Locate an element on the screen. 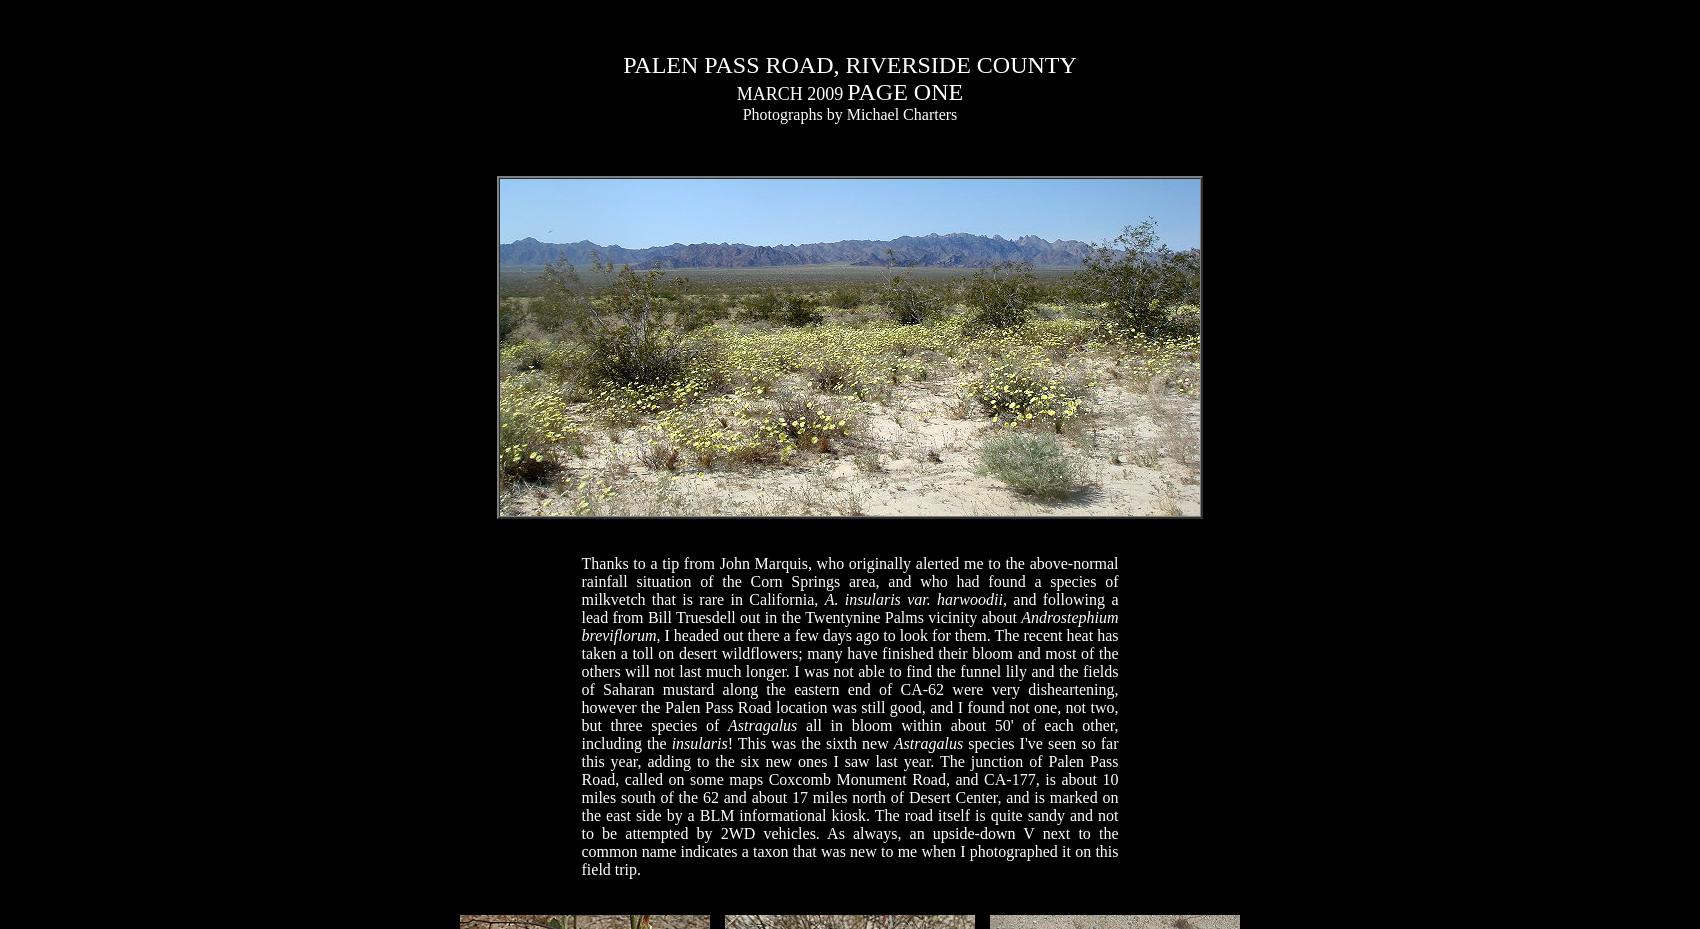 The height and width of the screenshot is (929, 1700). 'species I've seen so far this year, adding to the six new ones I saw last year. The junction of Palen Pass Road, called on some maps Coxcomb Monument Road, and CA-177, is about 10 miles south of the 62 and about 17 miles north of Desert Center, and is marked on the east side by a BLM informational kiosk. The road itself is quite sandy and not to be attempted by 2WD vehicles. As always, an upside-down V next to the common name indicates a taxon that was new to me when I photographed it on this field trip.' is located at coordinates (848, 805).